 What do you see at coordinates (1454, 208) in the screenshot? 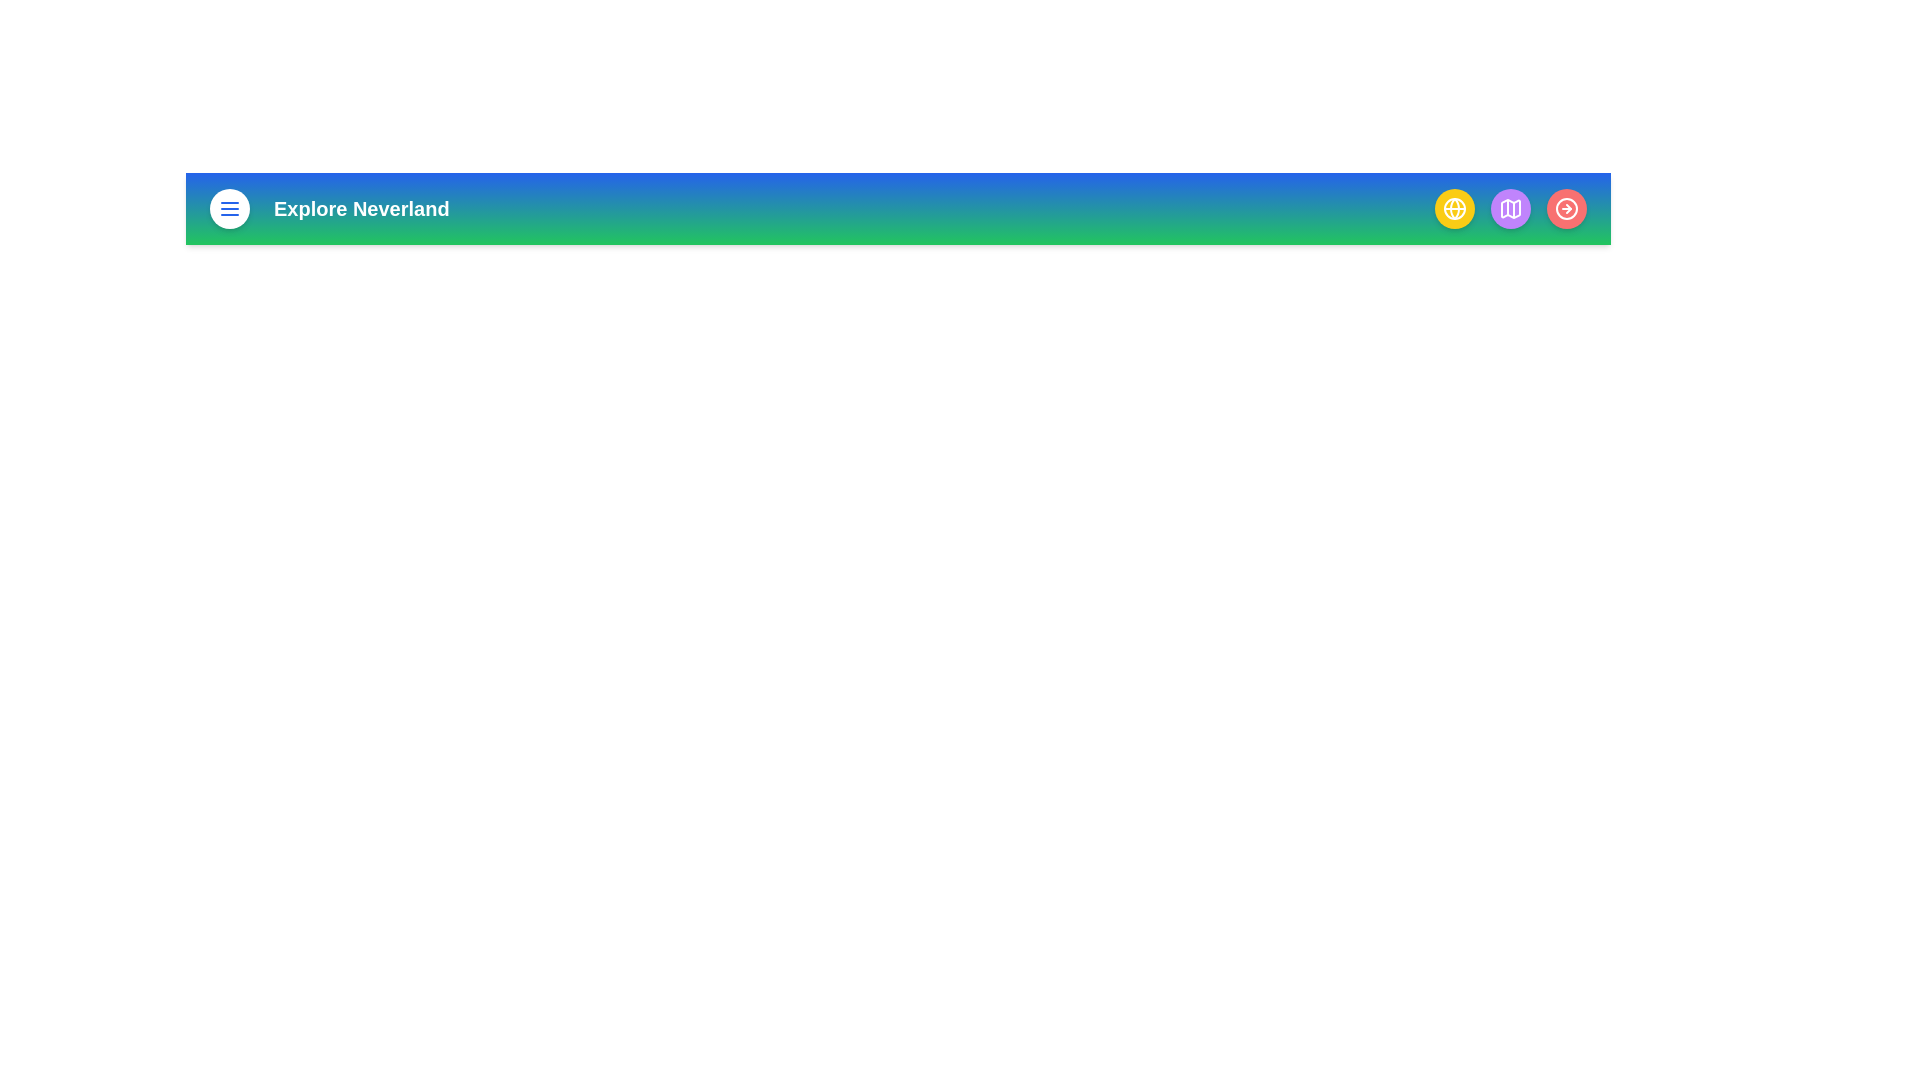
I see `the globe button to access global settings` at bounding box center [1454, 208].